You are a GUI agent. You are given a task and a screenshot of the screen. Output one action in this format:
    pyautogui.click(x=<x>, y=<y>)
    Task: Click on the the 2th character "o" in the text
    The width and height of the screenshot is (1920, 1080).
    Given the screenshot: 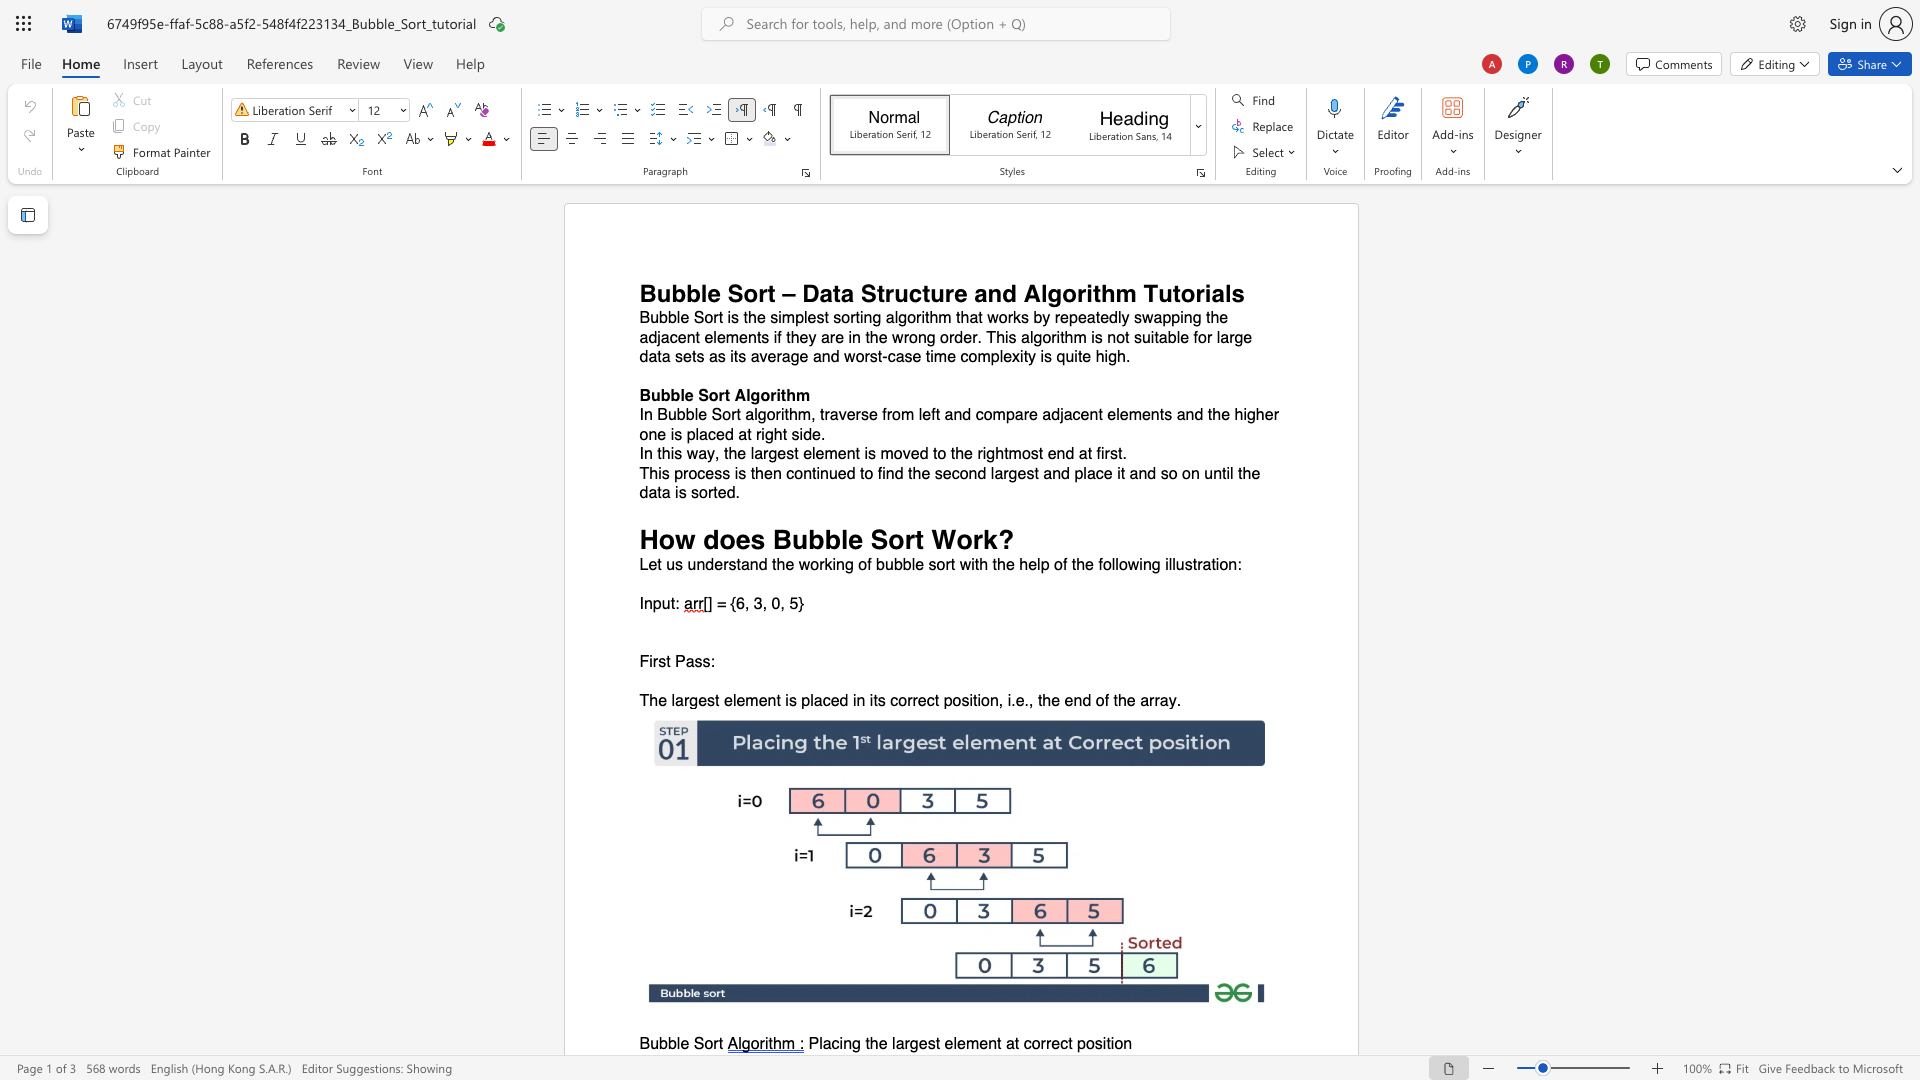 What is the action you would take?
    pyautogui.click(x=764, y=395)
    